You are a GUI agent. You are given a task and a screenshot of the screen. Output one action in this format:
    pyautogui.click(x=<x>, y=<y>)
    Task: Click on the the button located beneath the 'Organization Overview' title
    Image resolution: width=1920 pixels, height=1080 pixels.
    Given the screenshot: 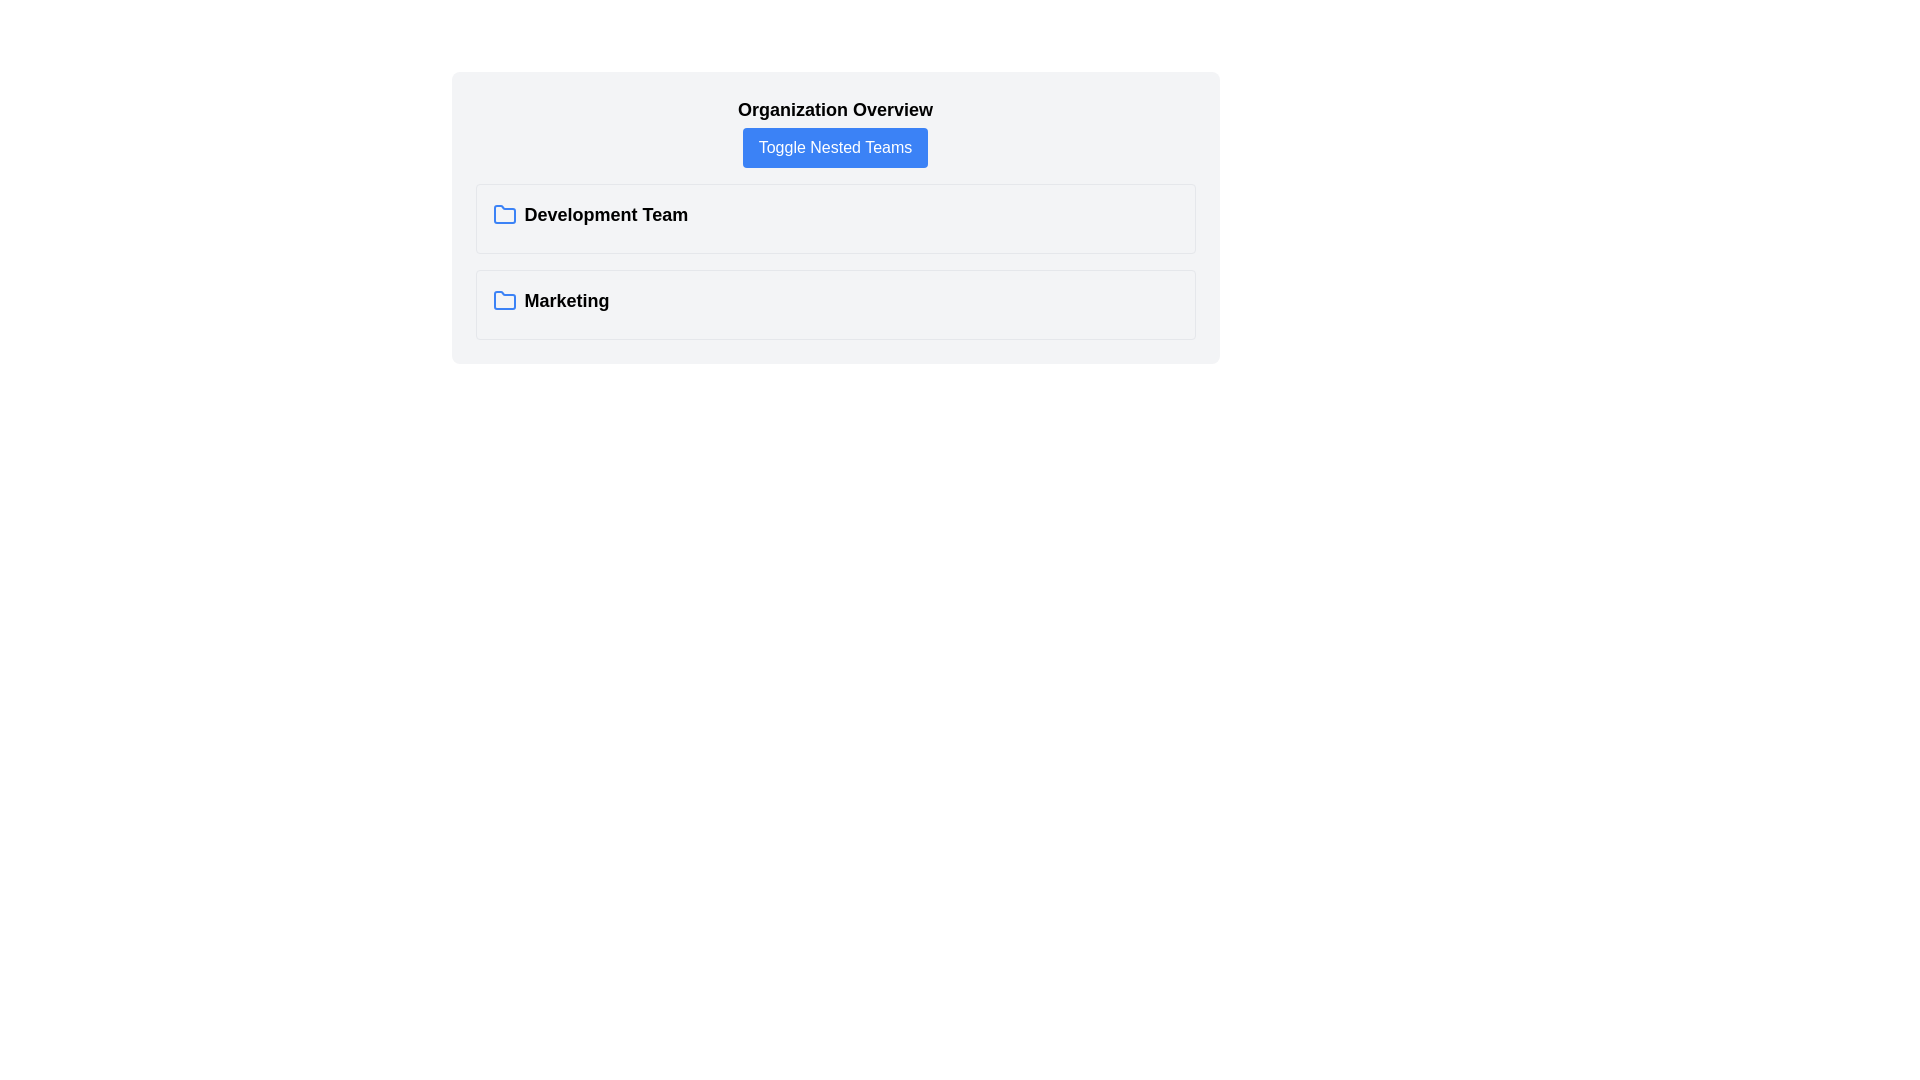 What is the action you would take?
    pyautogui.click(x=835, y=146)
    